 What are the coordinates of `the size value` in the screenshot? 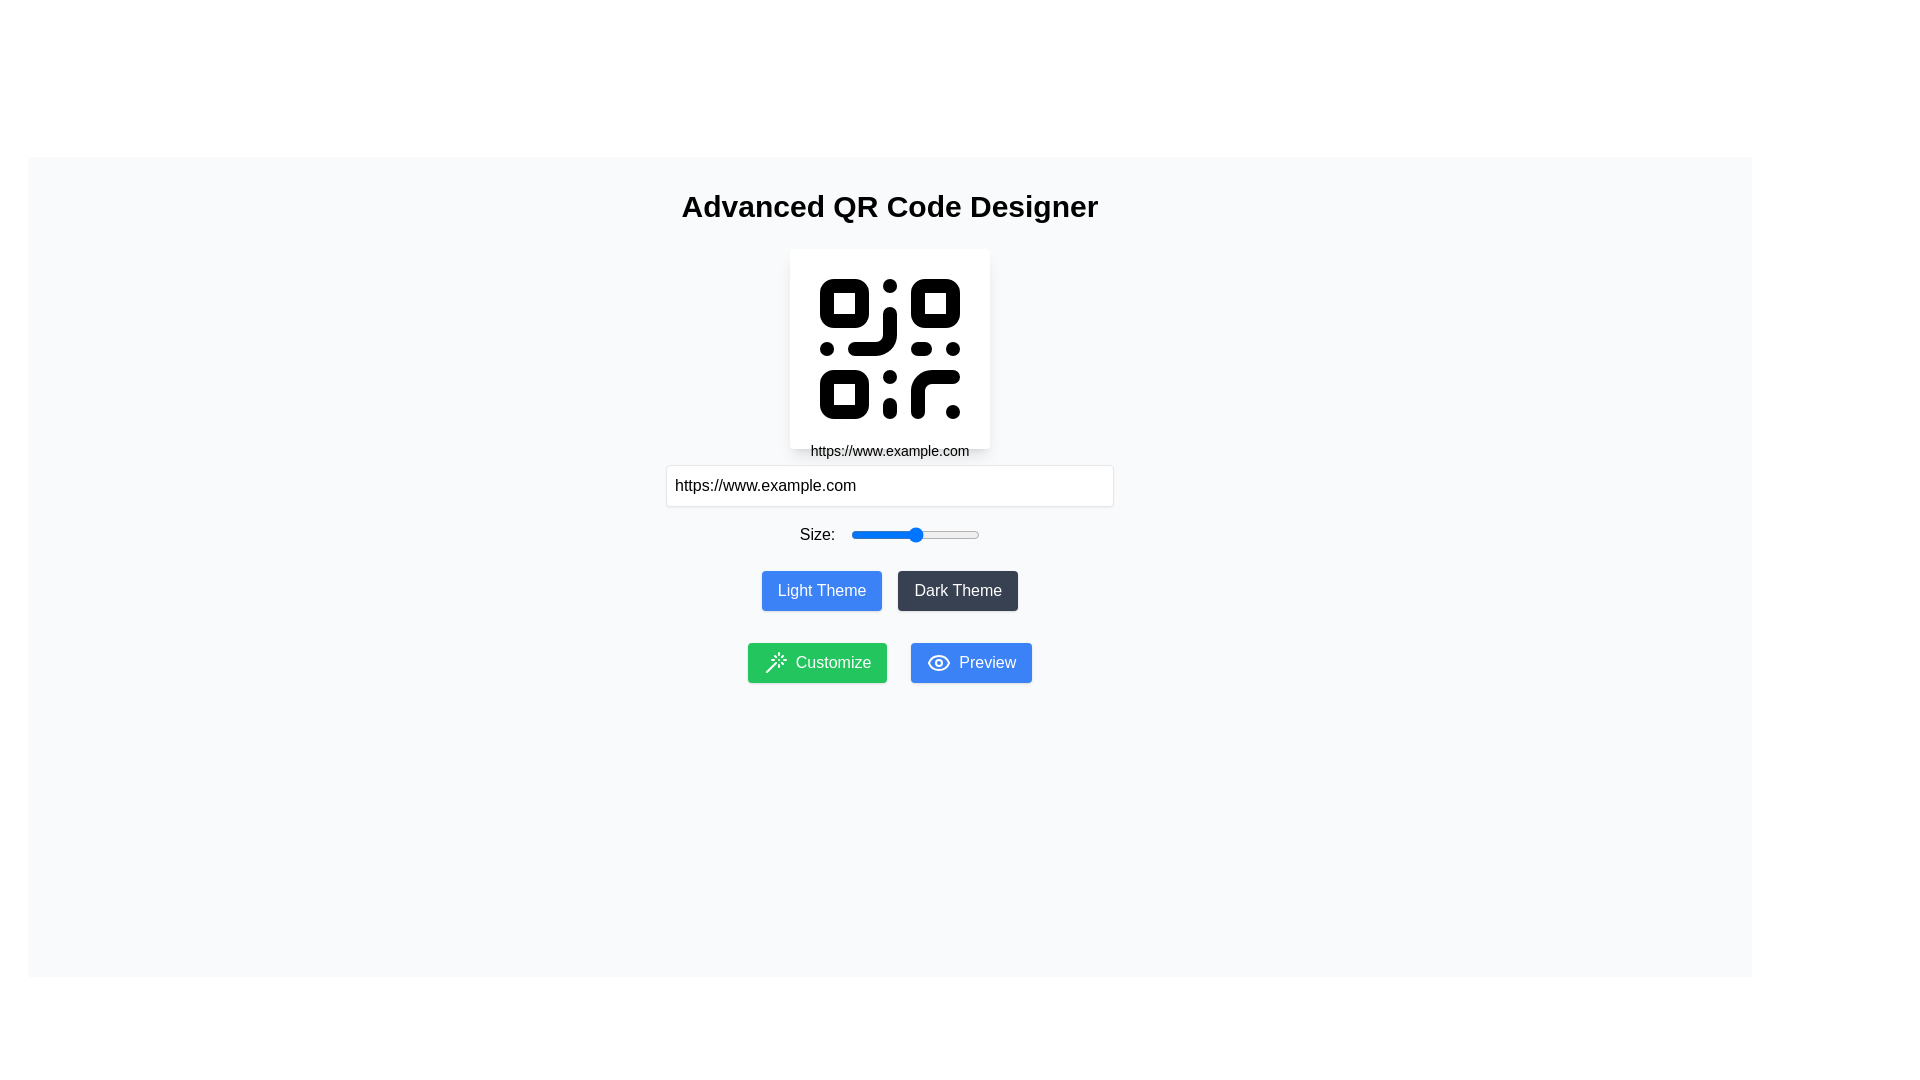 It's located at (976, 534).